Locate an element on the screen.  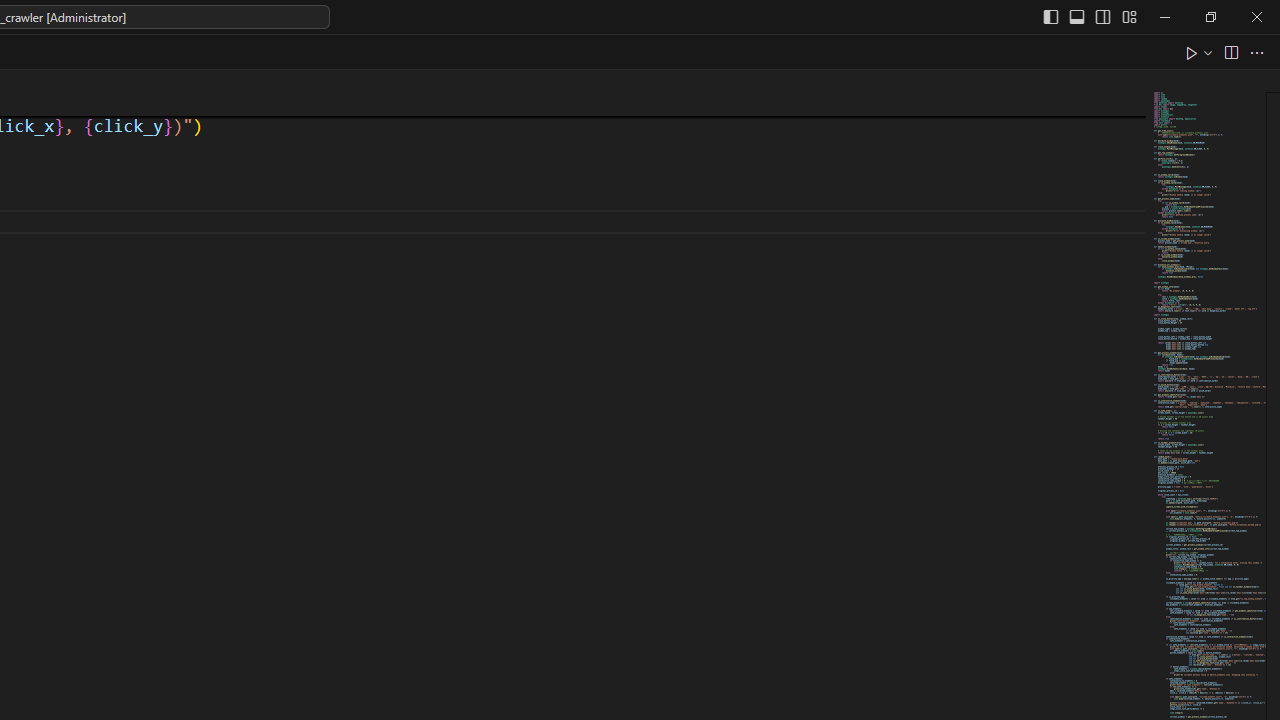
'Split Editor Right (Ctrl+\) [Alt] Split Editor Down' is located at coordinates (1229, 51).